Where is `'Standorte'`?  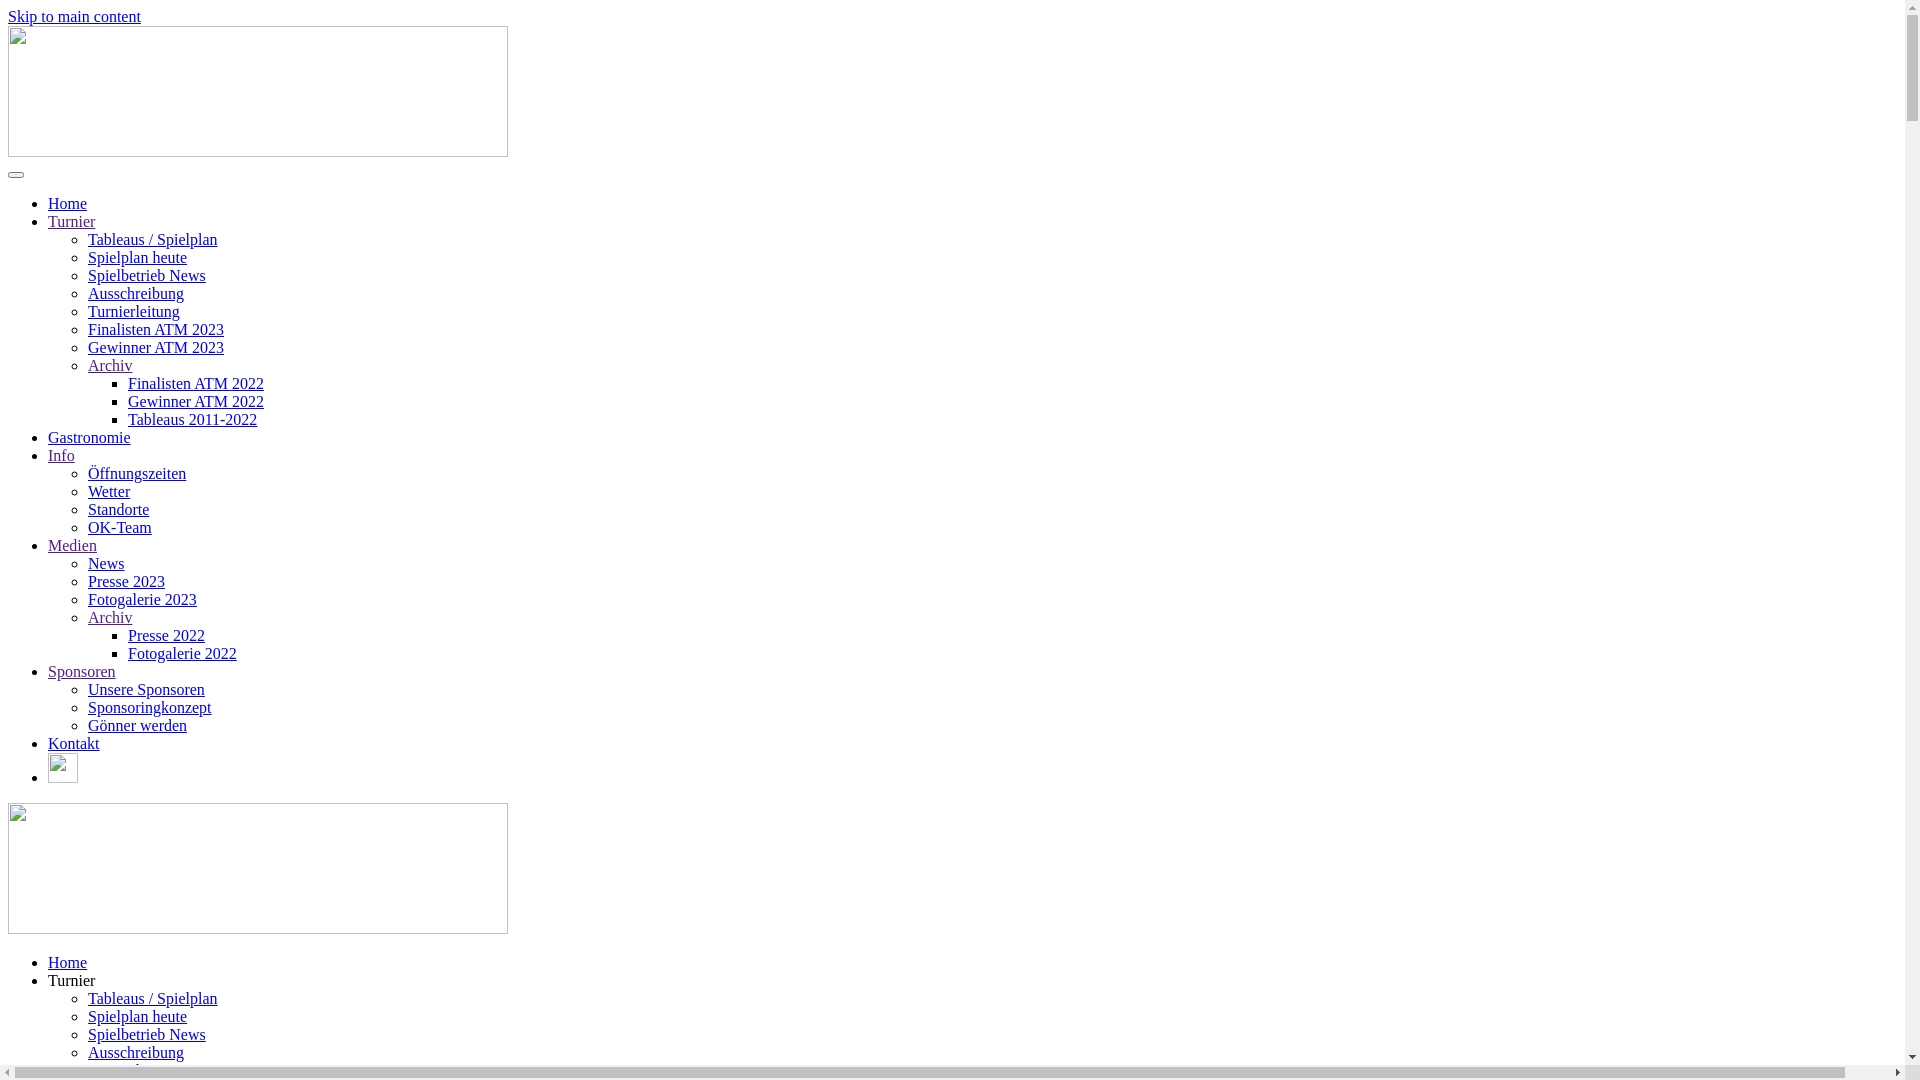 'Standorte' is located at coordinates (117, 508).